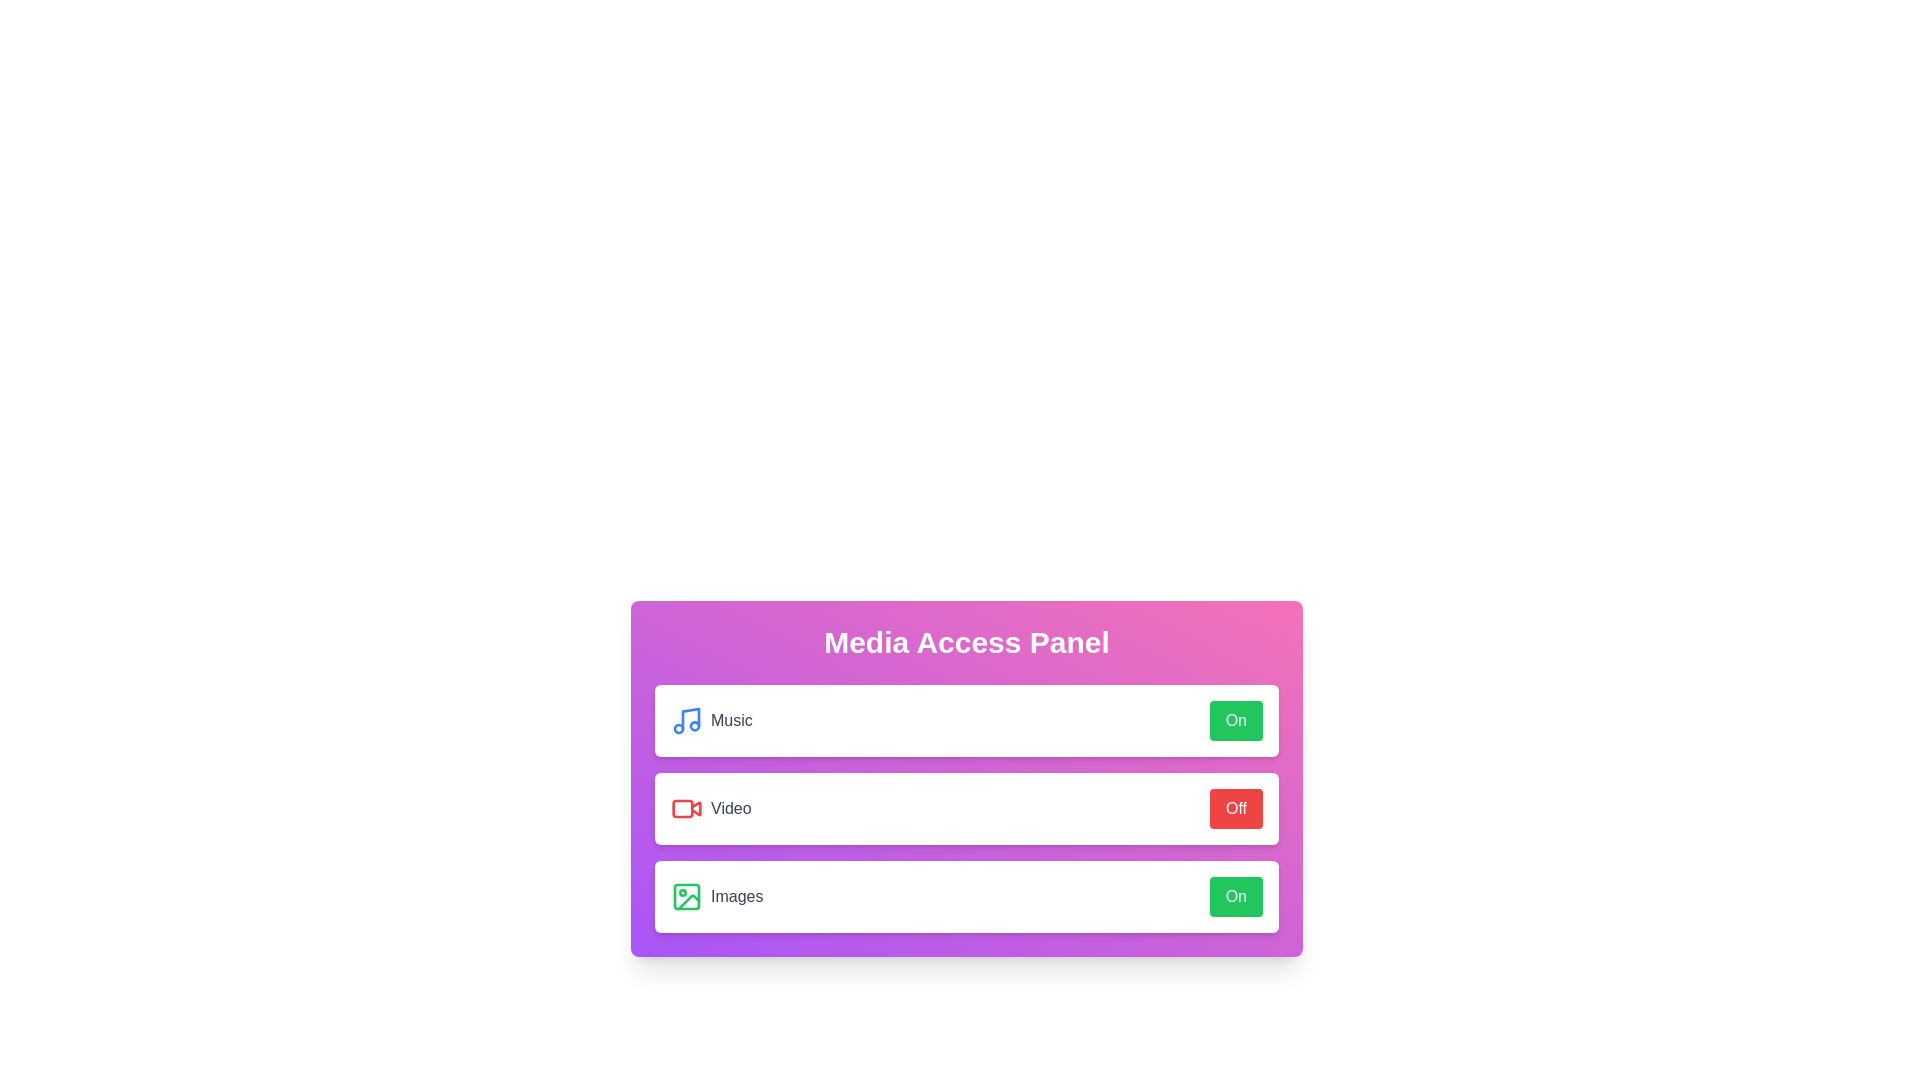 The height and width of the screenshot is (1080, 1920). I want to click on the music icon to interact visually, so click(686, 721).